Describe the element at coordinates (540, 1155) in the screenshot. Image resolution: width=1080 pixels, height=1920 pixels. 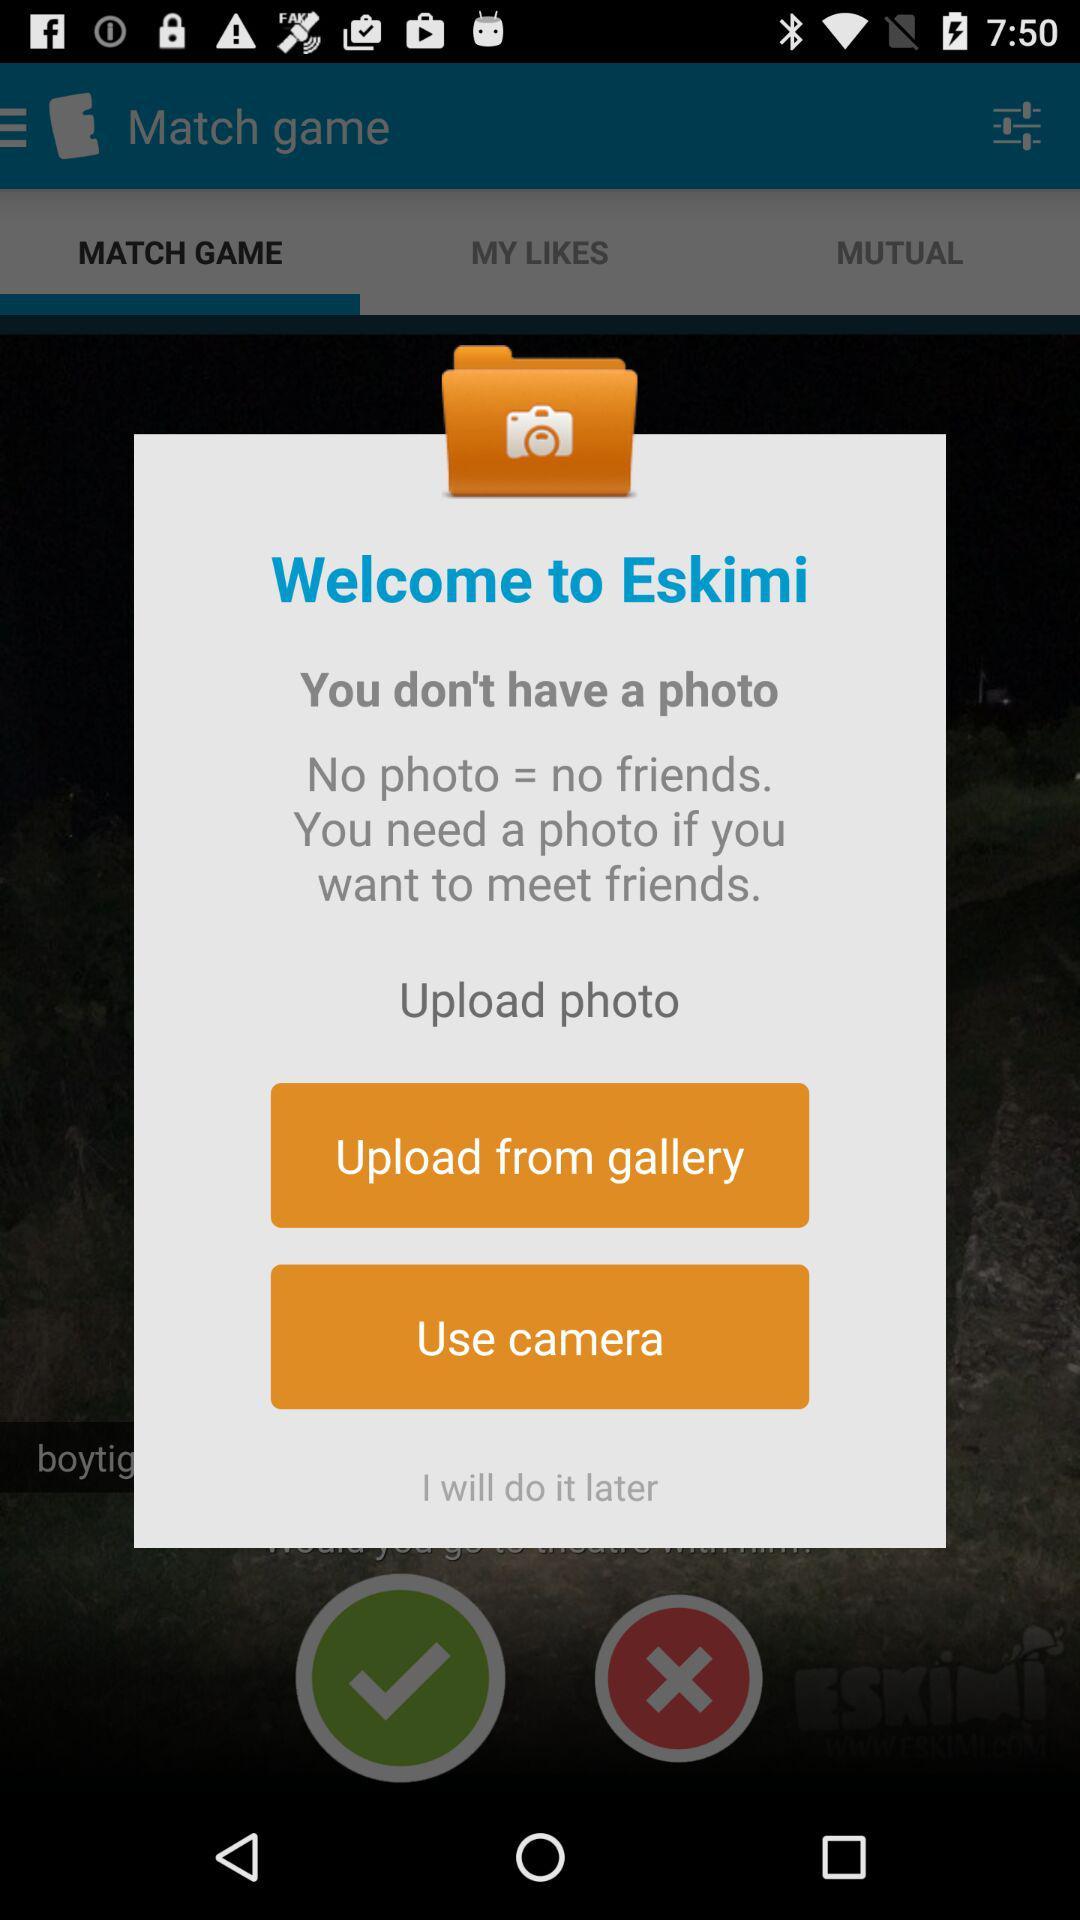
I see `item below the upload photo` at that location.